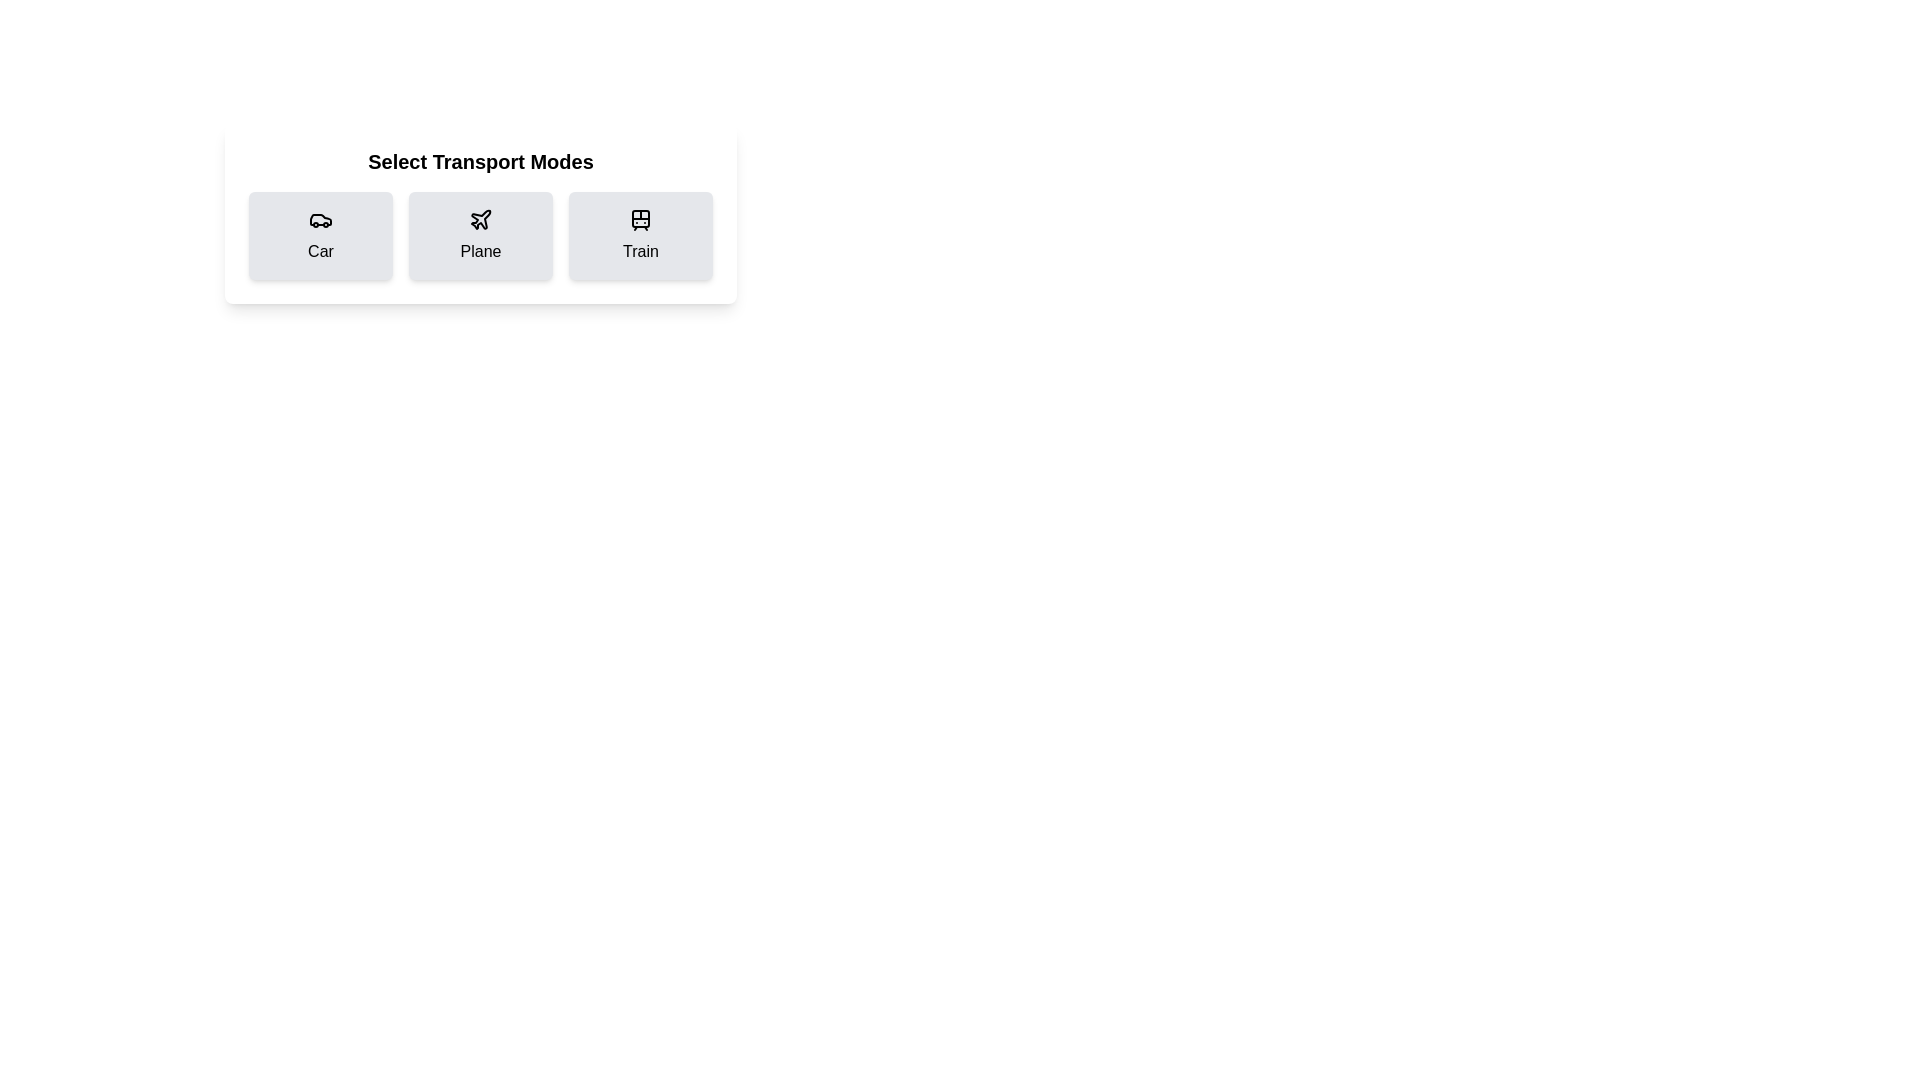  What do you see at coordinates (641, 234) in the screenshot?
I see `the card representing the transport mode Train to select it` at bounding box center [641, 234].